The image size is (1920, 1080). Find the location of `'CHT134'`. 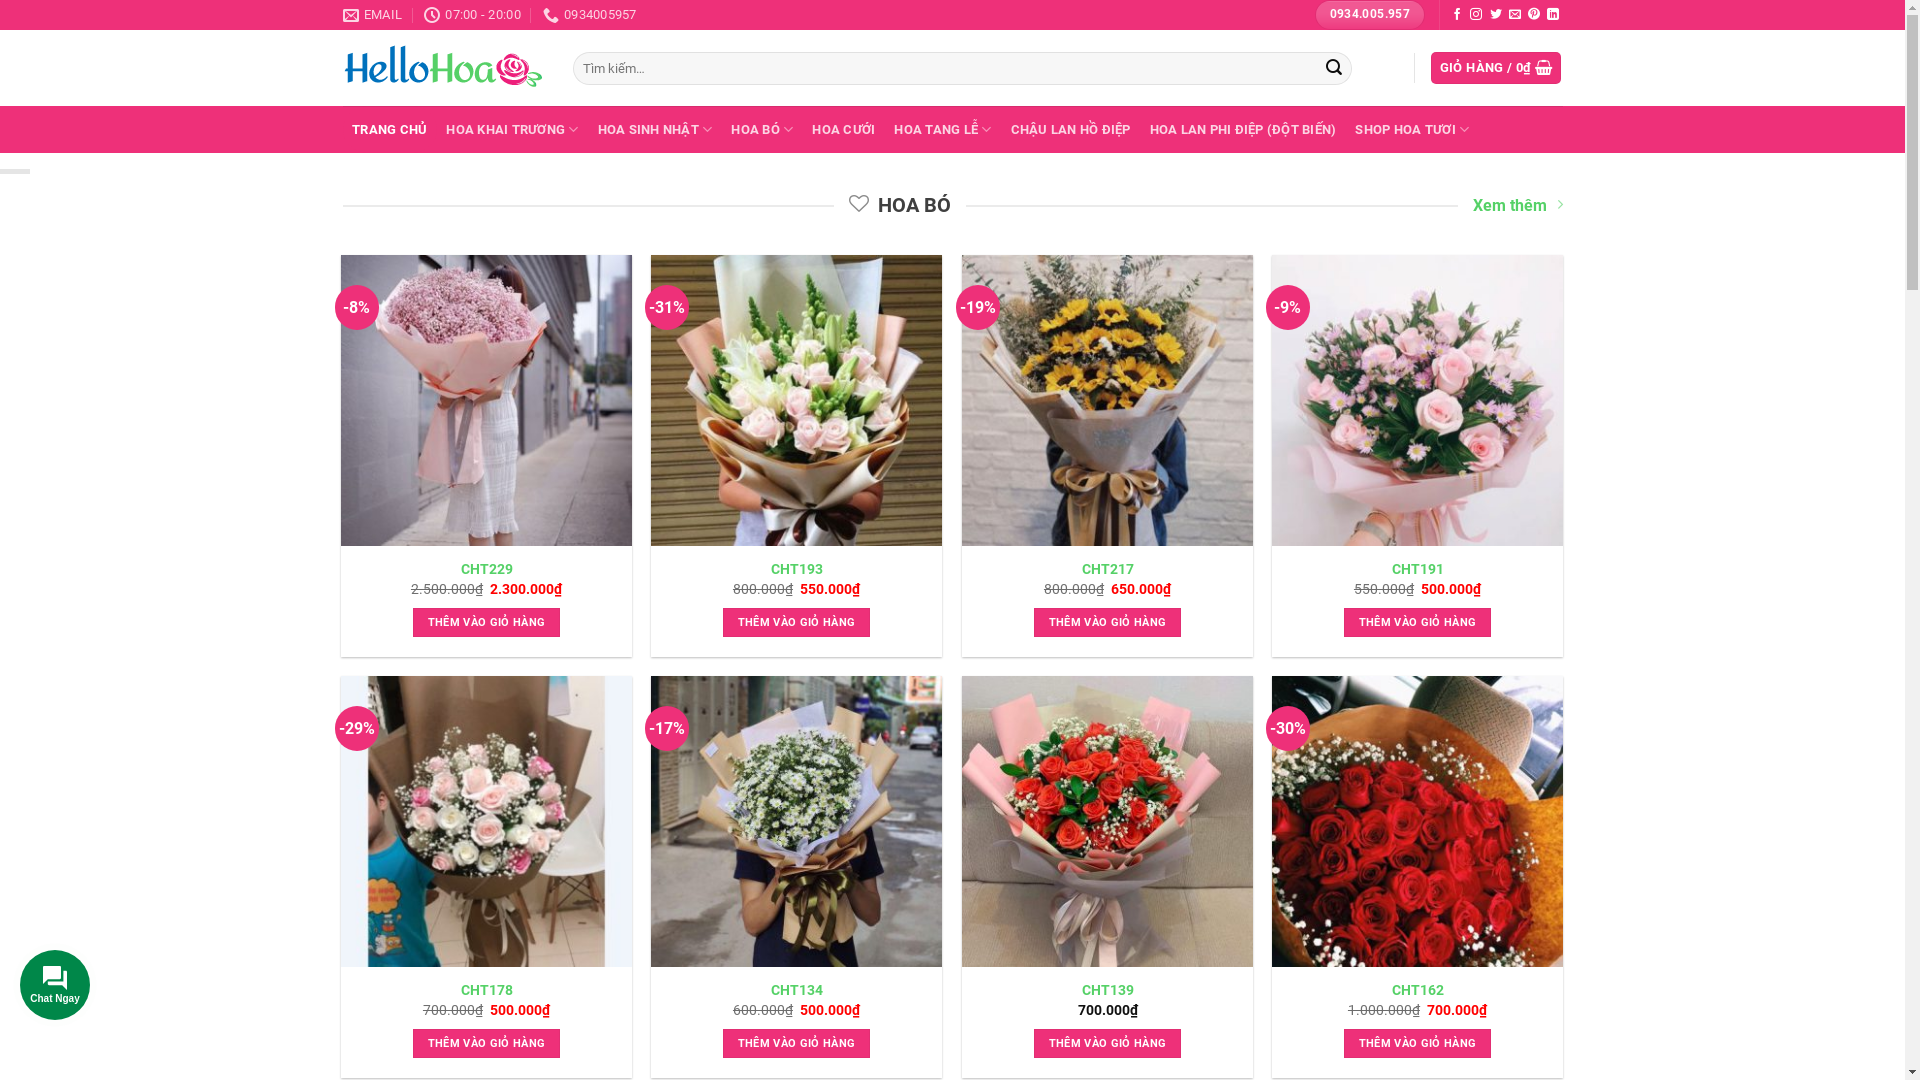

'CHT134' is located at coordinates (795, 990).